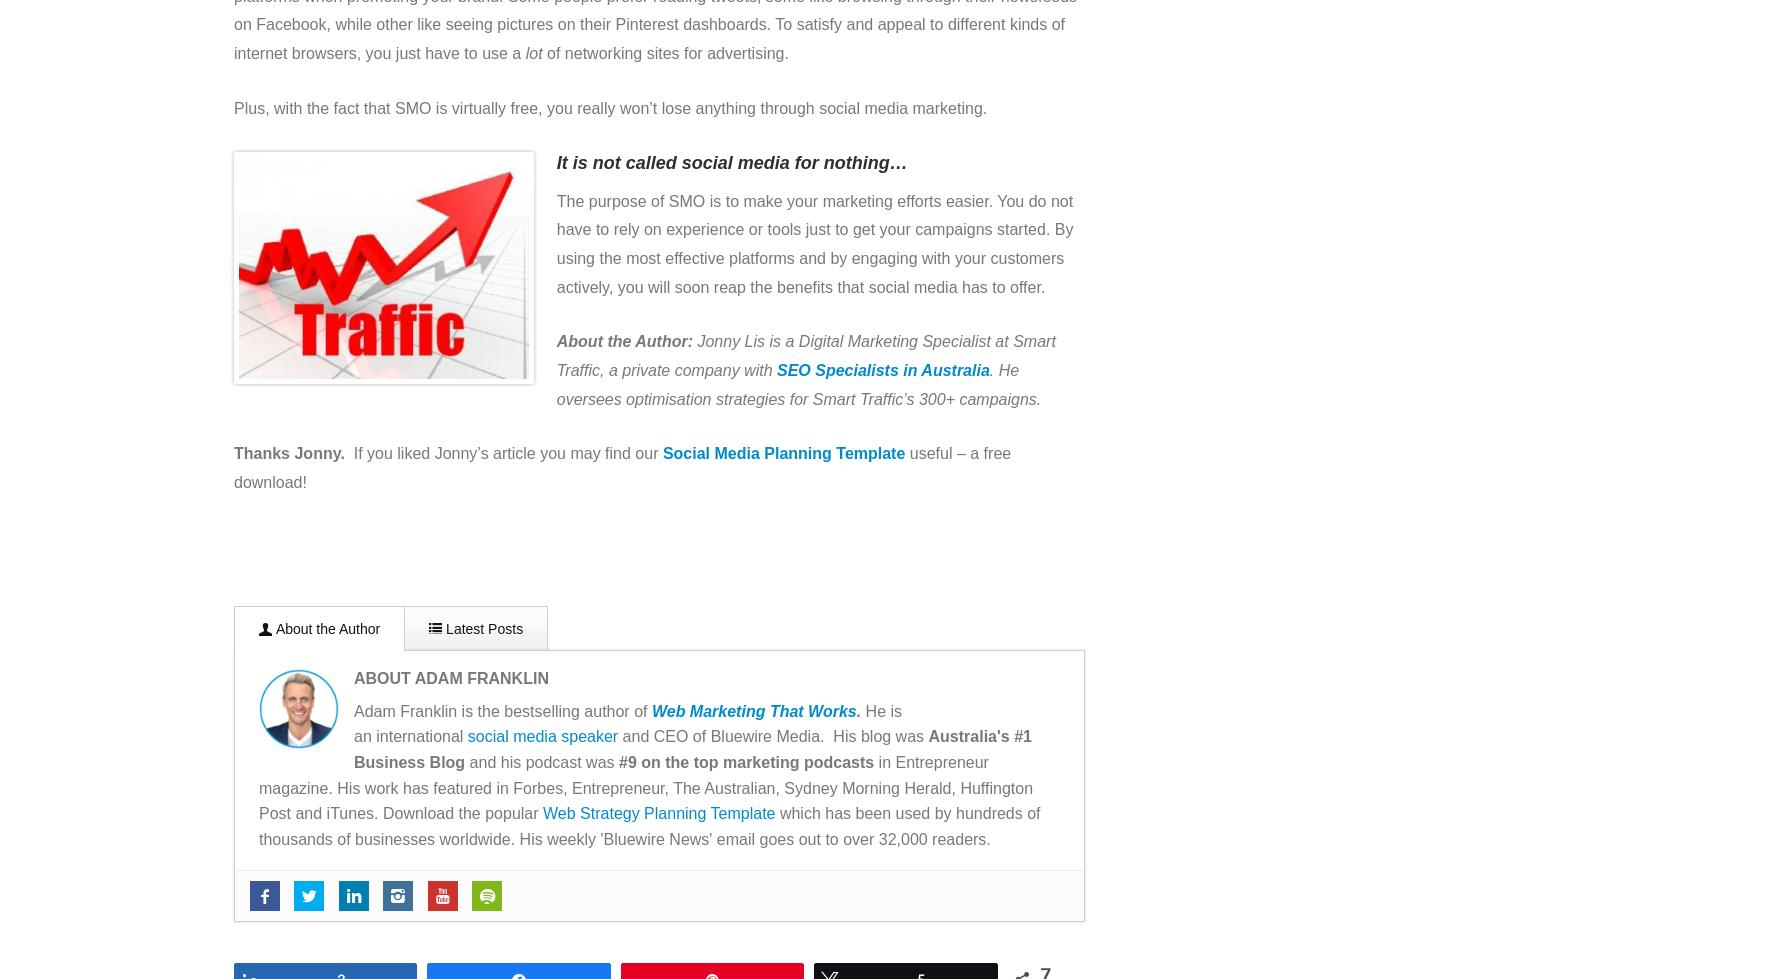 The width and height of the screenshot is (1768, 979). What do you see at coordinates (660, 453) in the screenshot?
I see `'Social Media Planning Template'` at bounding box center [660, 453].